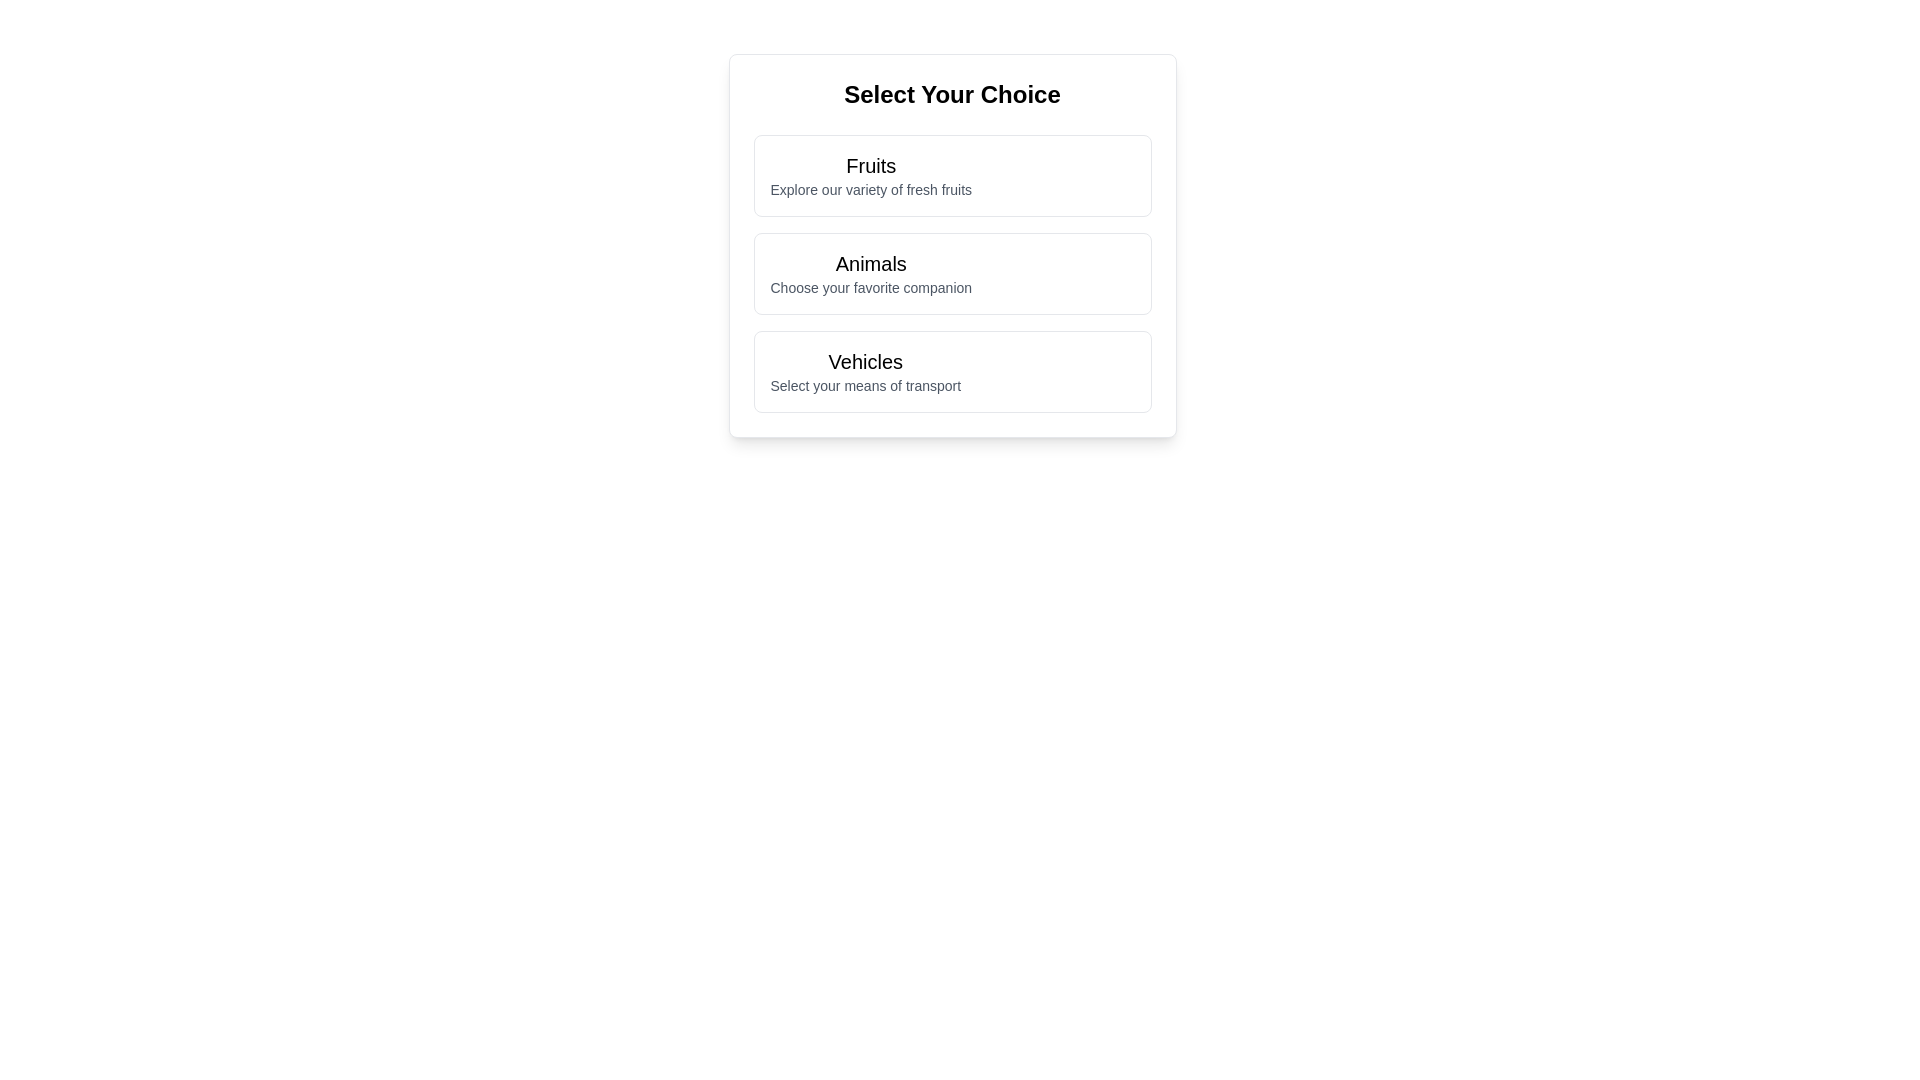 The image size is (1920, 1080). I want to click on the static text label that provides details about the 'Fruits' option, located directly below the title 'Fruits' in the first choice card, so click(871, 189).